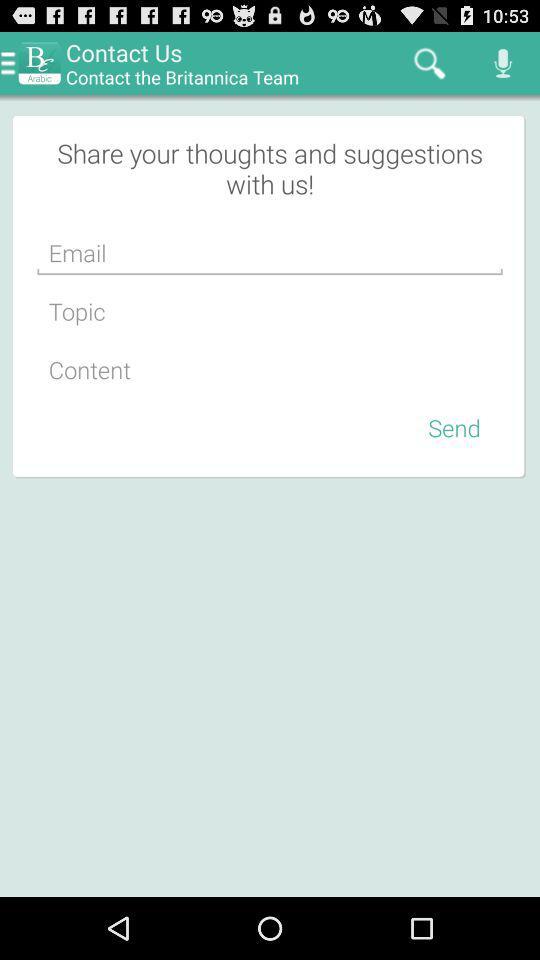 Image resolution: width=540 pixels, height=960 pixels. What do you see at coordinates (270, 252) in the screenshot?
I see `email address` at bounding box center [270, 252].